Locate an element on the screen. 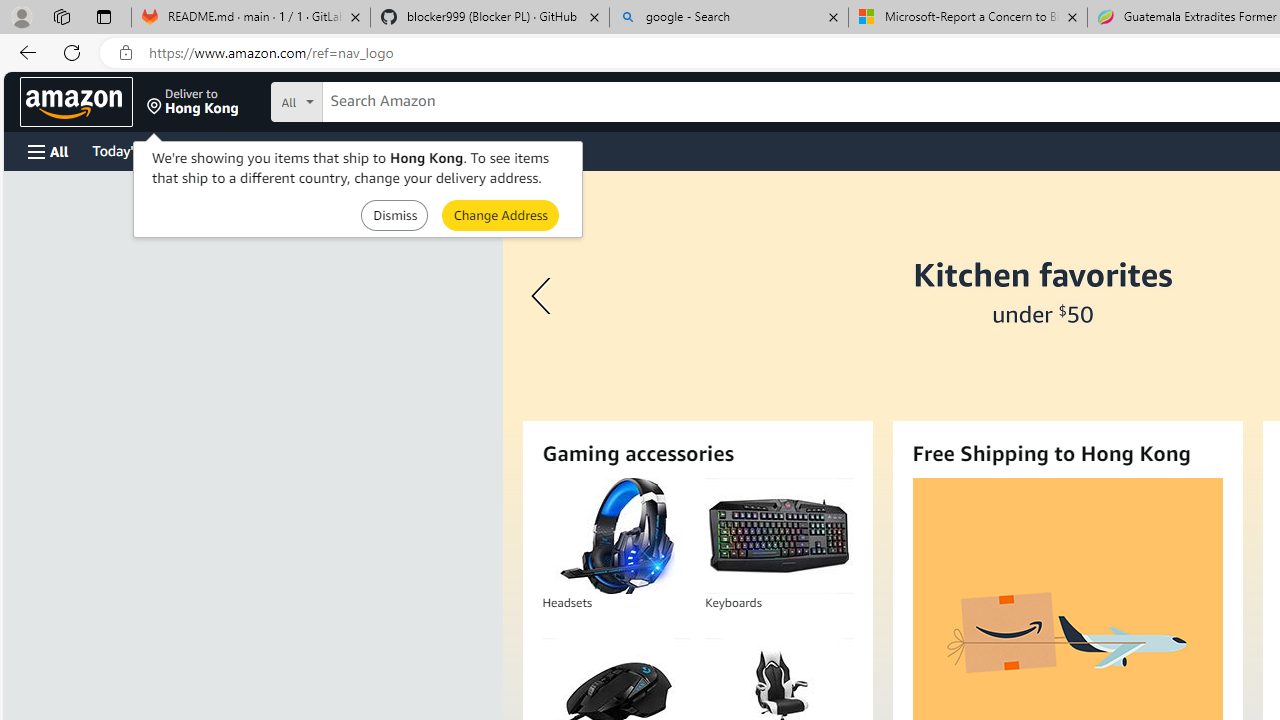  'Deliver to Hong Kong' is located at coordinates (193, 101).